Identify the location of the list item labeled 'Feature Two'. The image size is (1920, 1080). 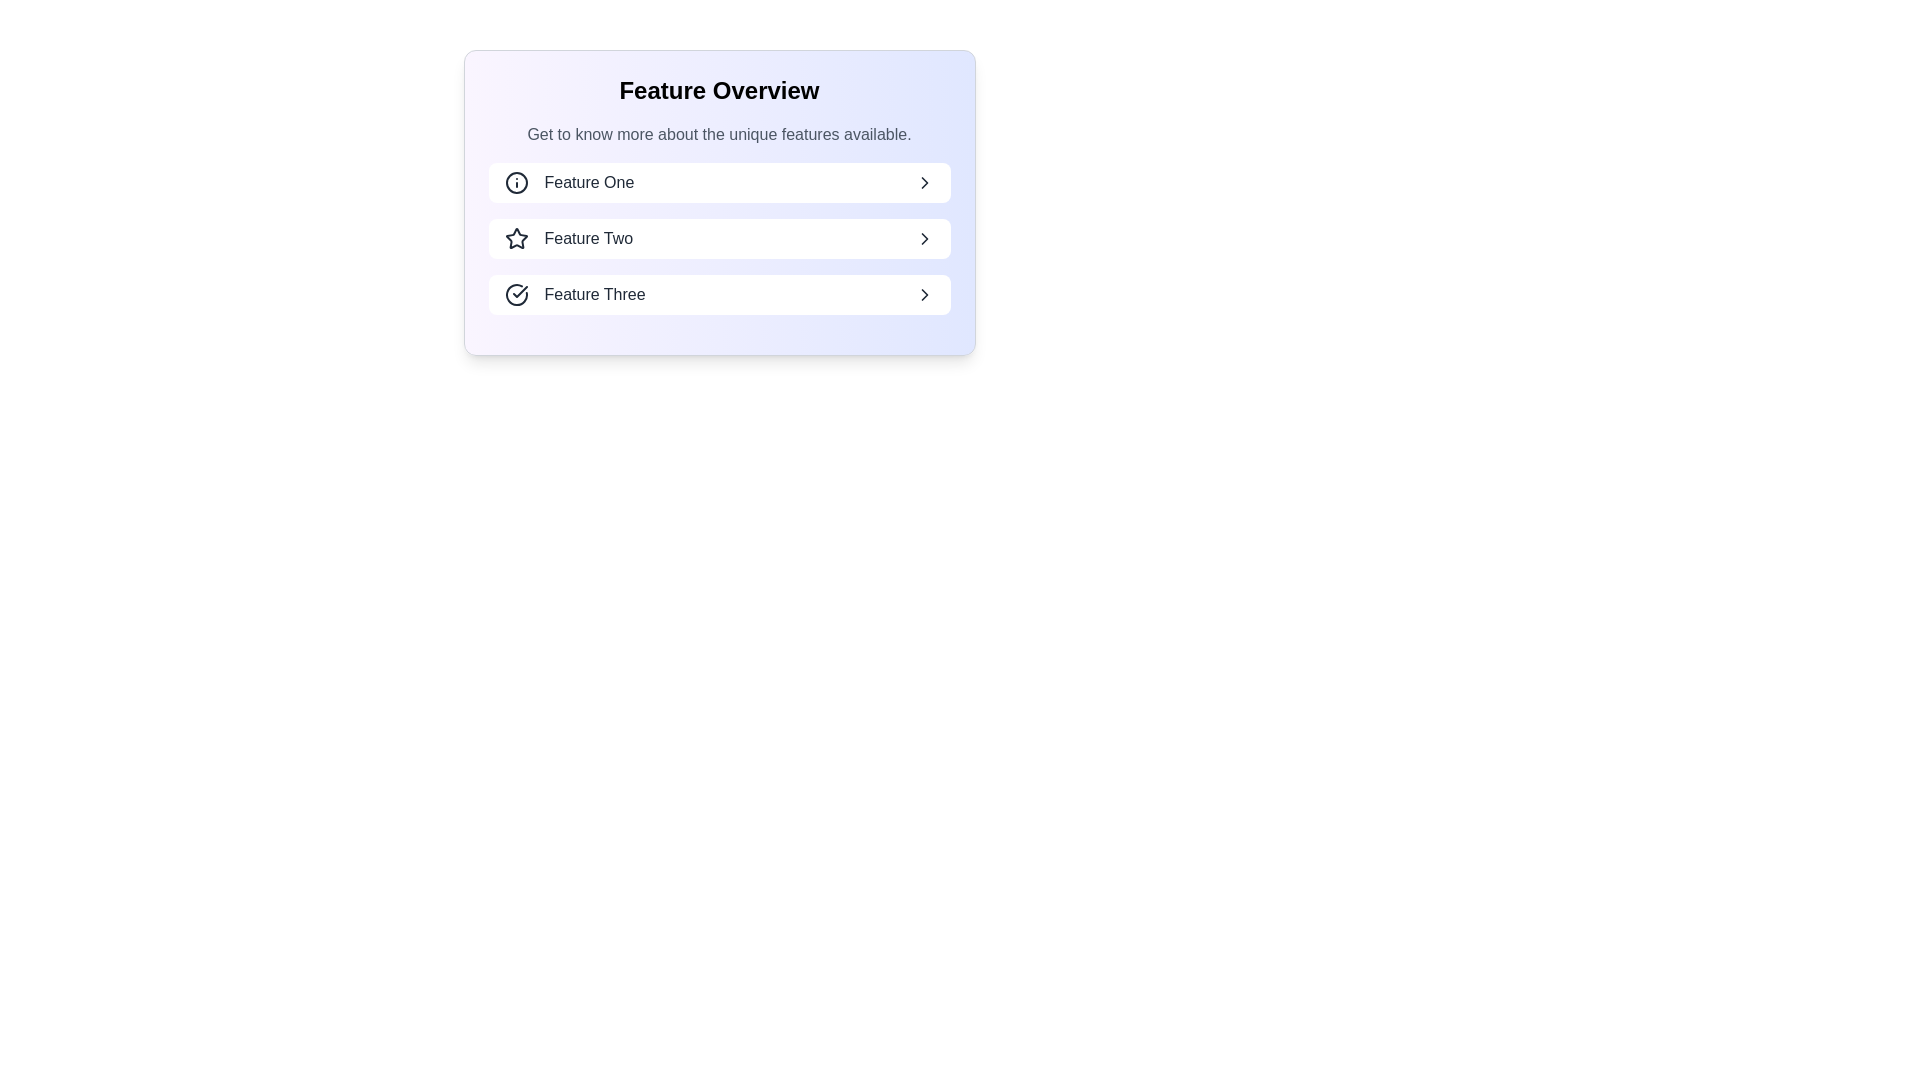
(719, 238).